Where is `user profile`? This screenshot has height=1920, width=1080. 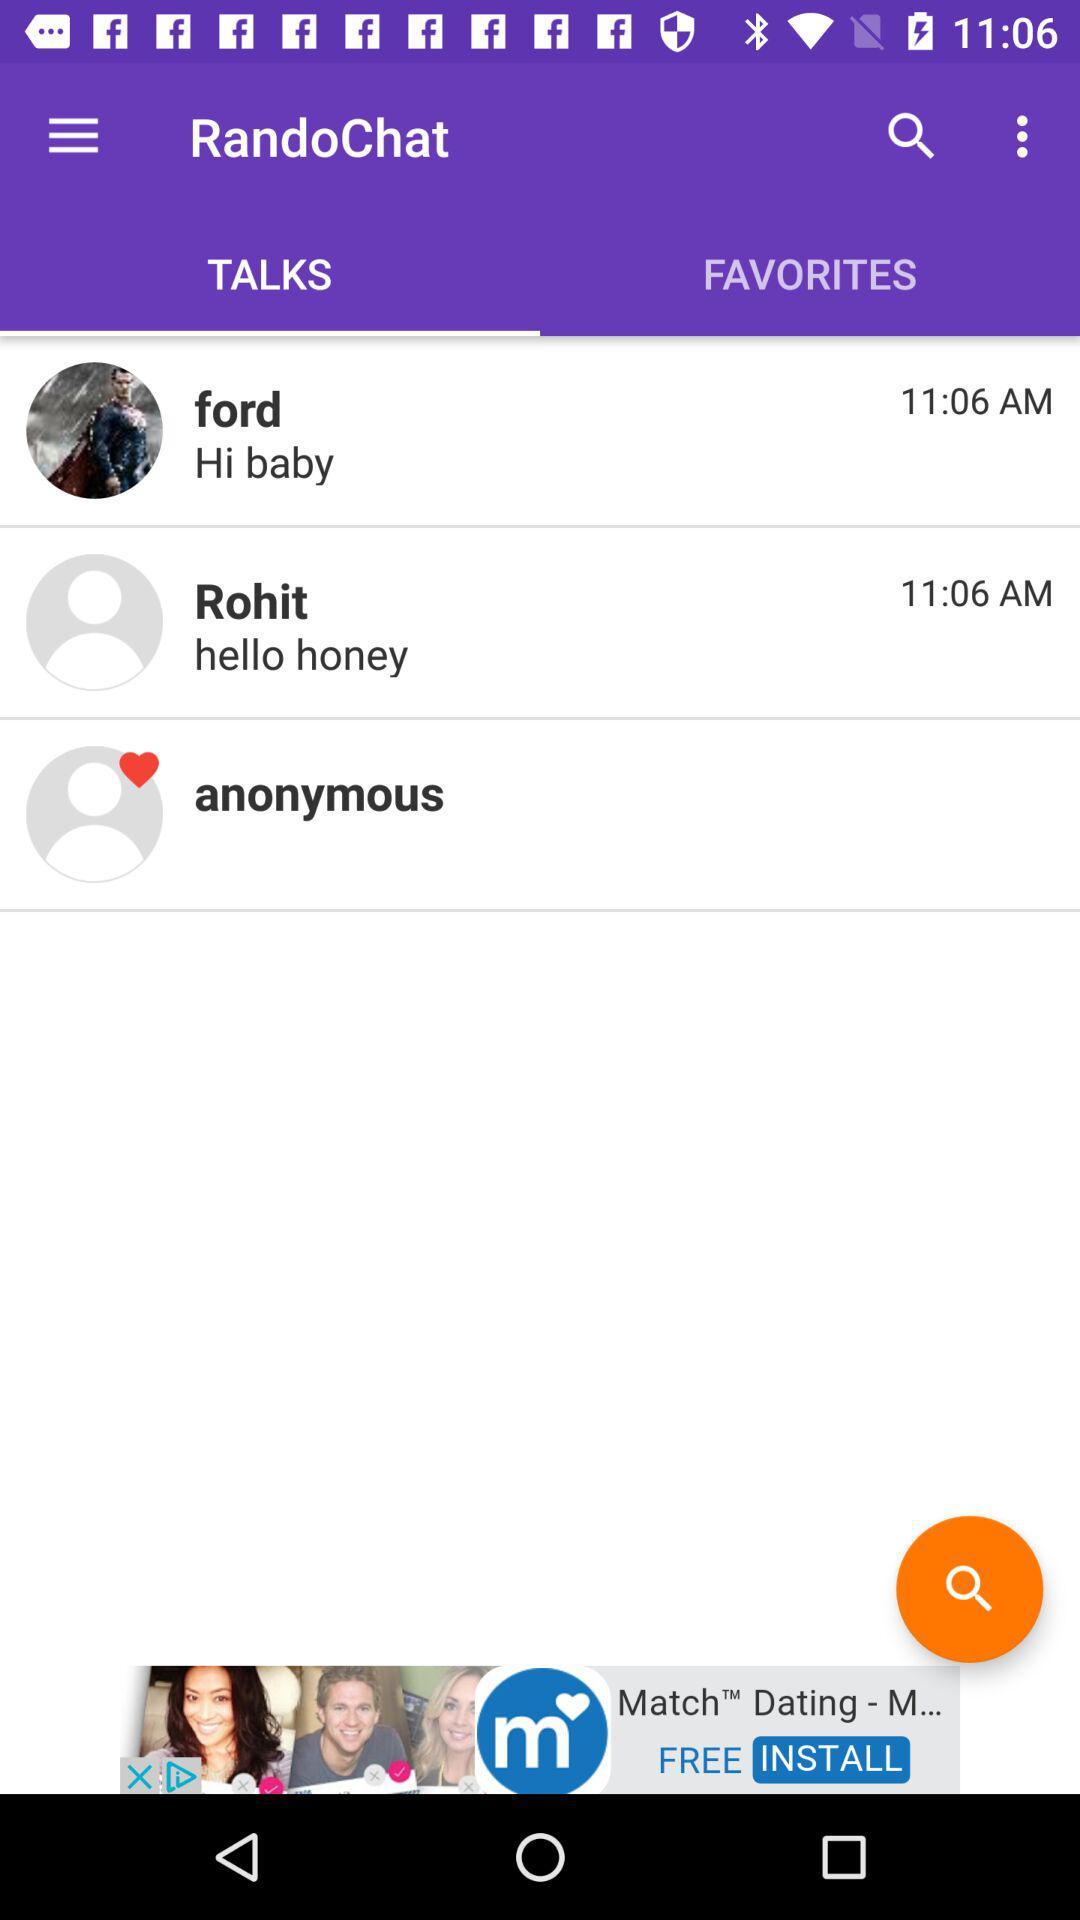 user profile is located at coordinates (94, 814).